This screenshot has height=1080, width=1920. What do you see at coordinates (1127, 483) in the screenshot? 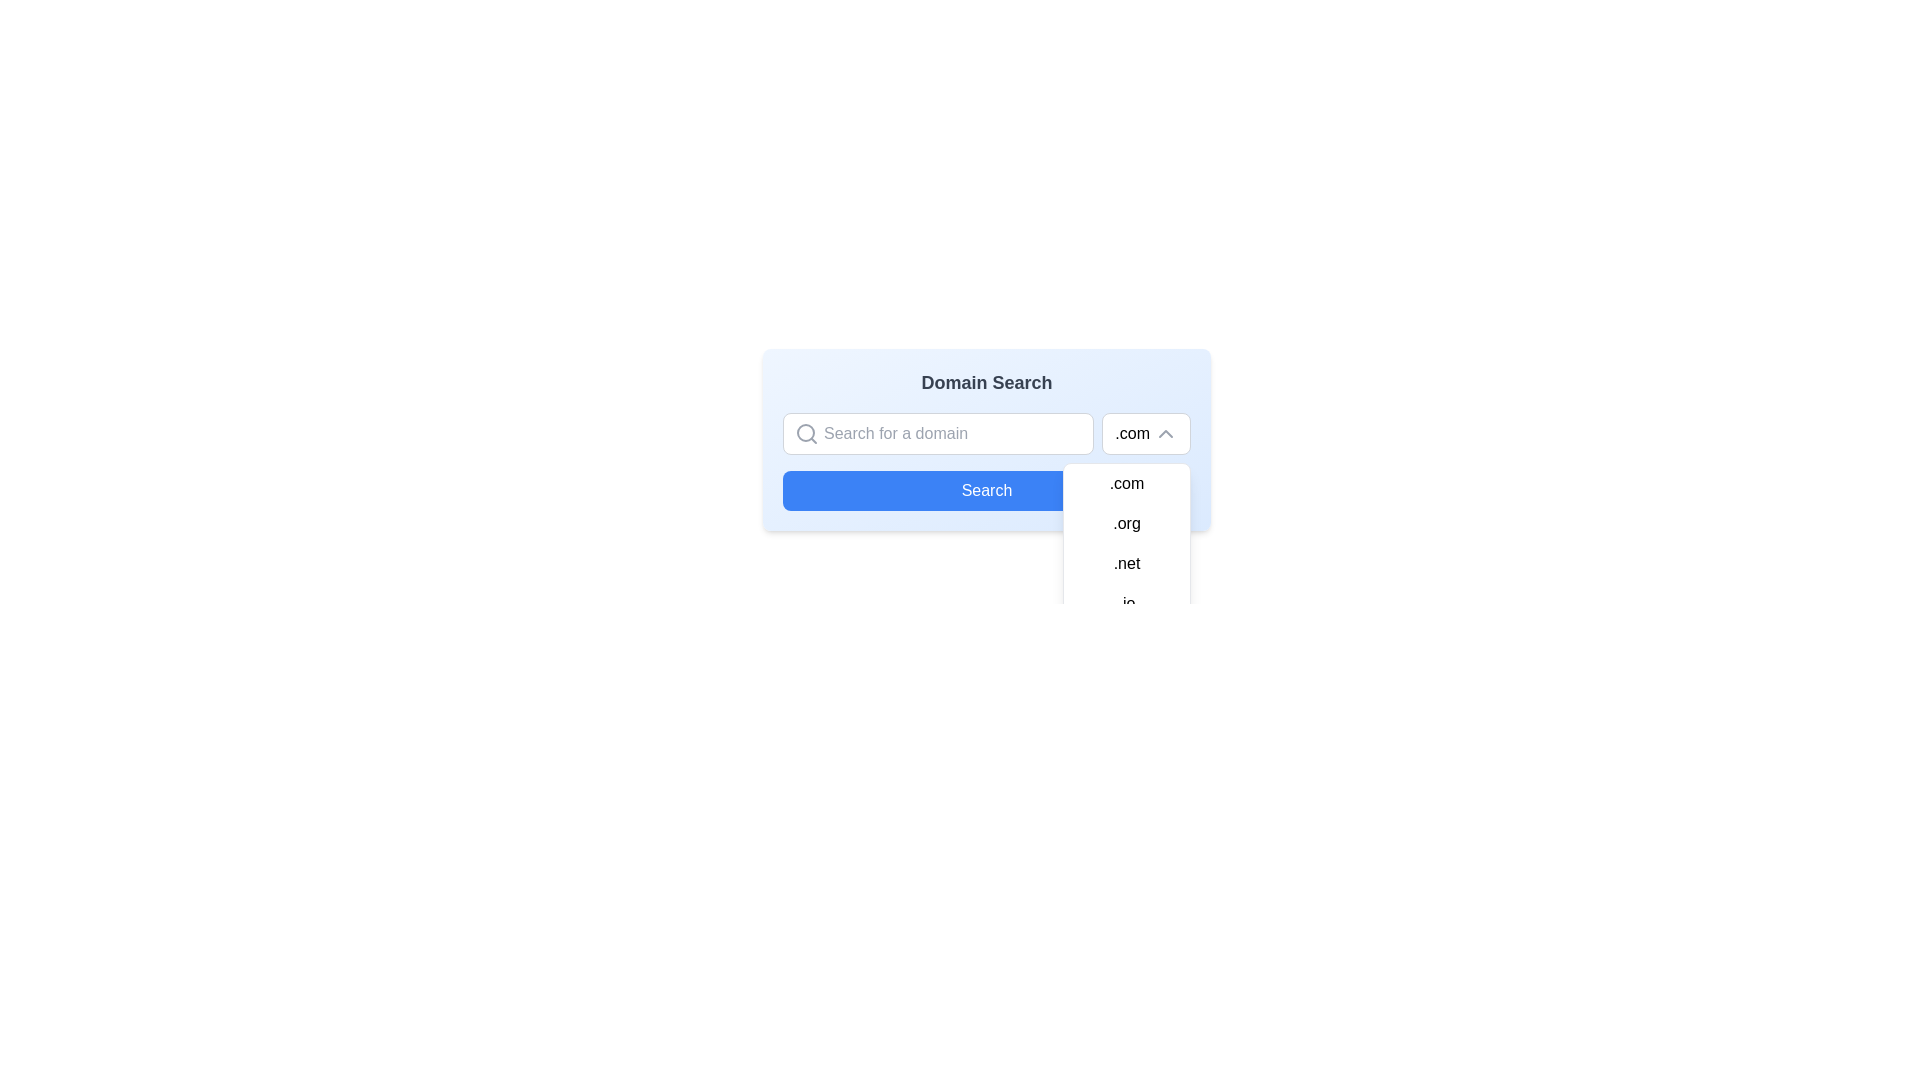
I see `the first menu item displaying '.com' in the dropdown menu located at the top-right of the interface` at bounding box center [1127, 483].